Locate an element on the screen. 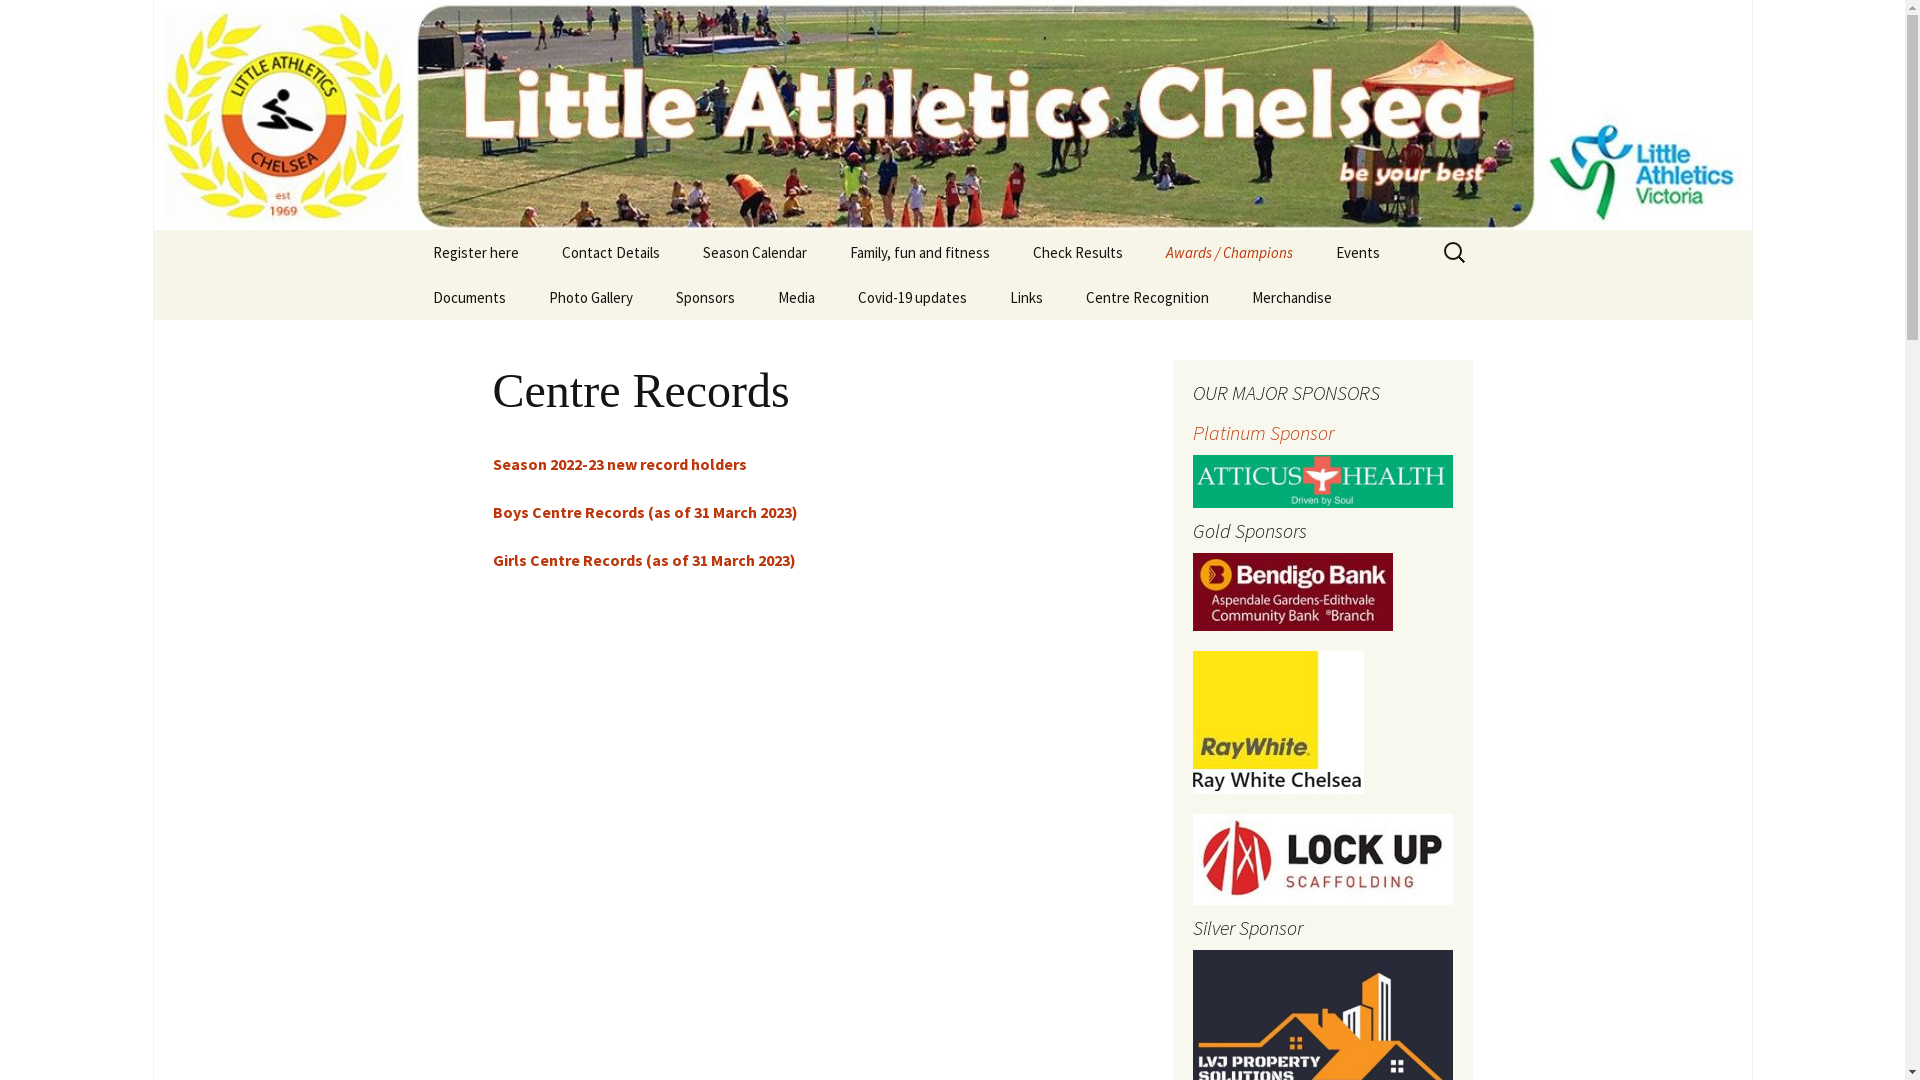 Image resolution: width=1920 pixels, height=1080 pixels. 'Season Calendar' is located at coordinates (752, 251).